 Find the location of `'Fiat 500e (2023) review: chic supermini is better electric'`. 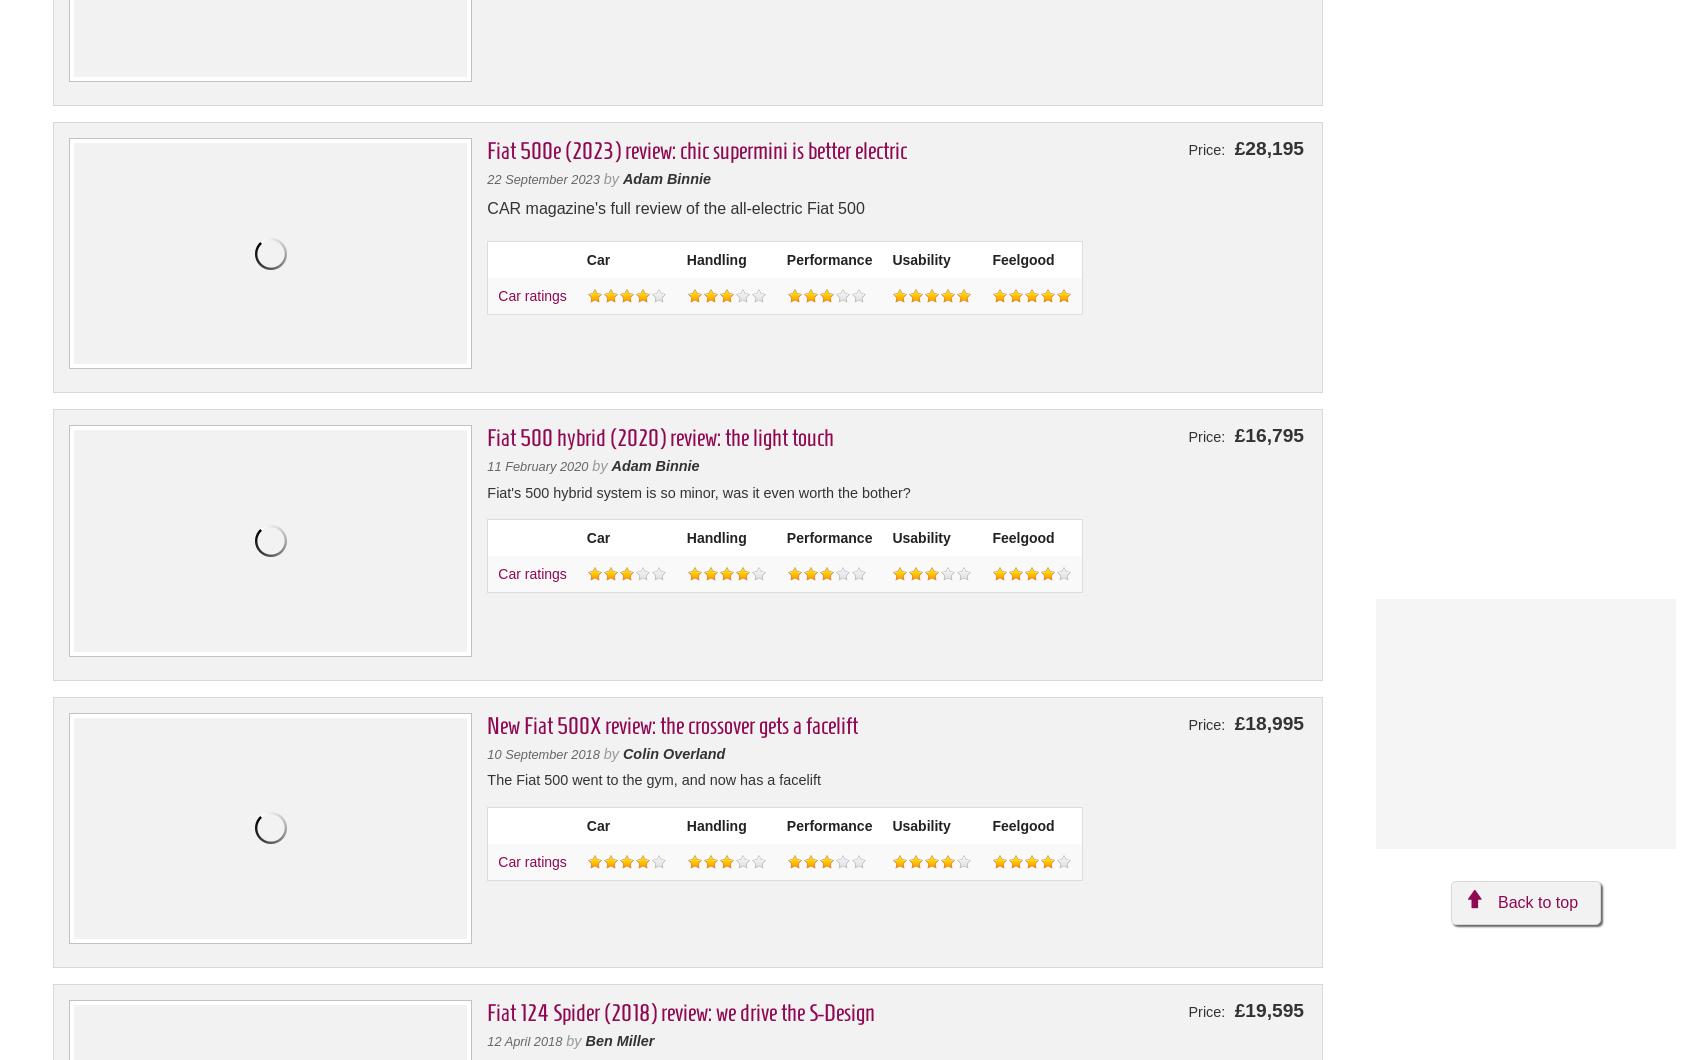

'Fiat 500e (2023) review: chic supermini is better electric' is located at coordinates (696, 150).